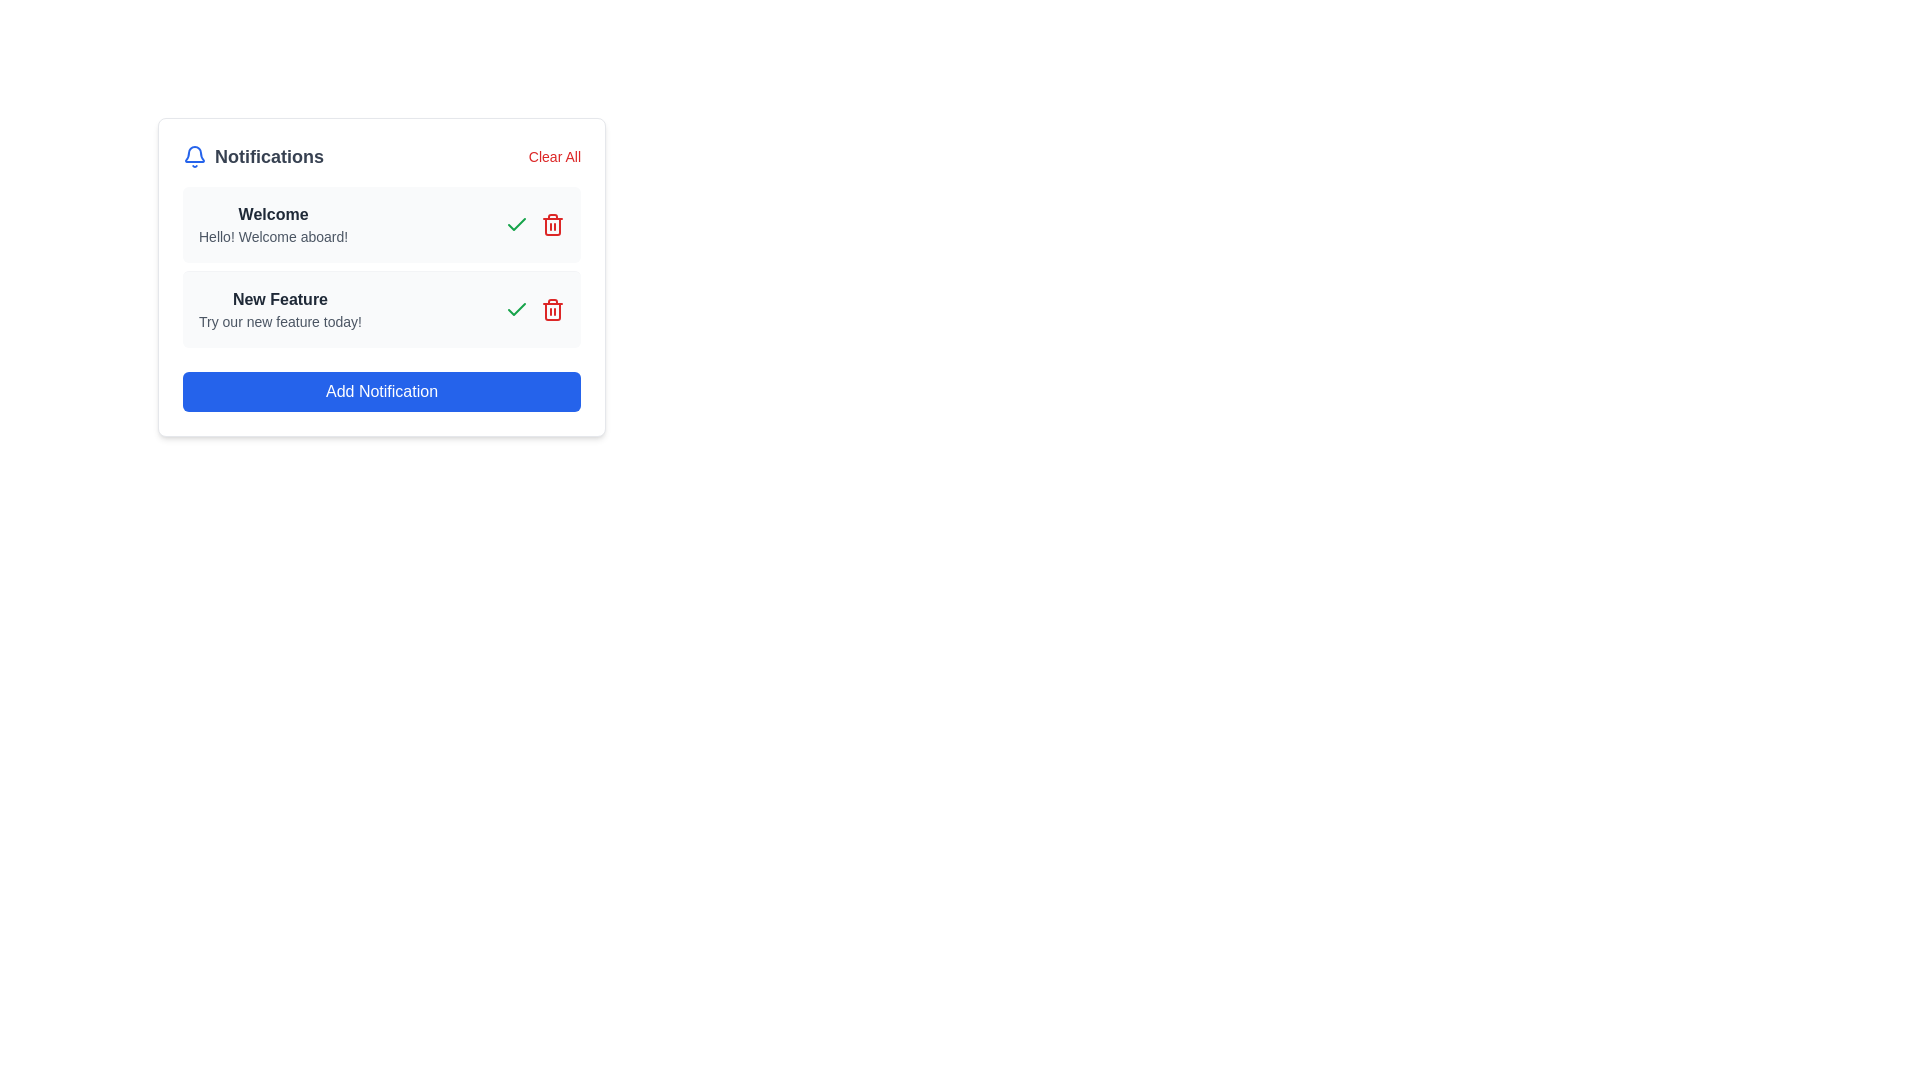 The height and width of the screenshot is (1080, 1920). I want to click on the static text element that provides additional greeting or information under the primary heading 'Welcome', so click(272, 235).